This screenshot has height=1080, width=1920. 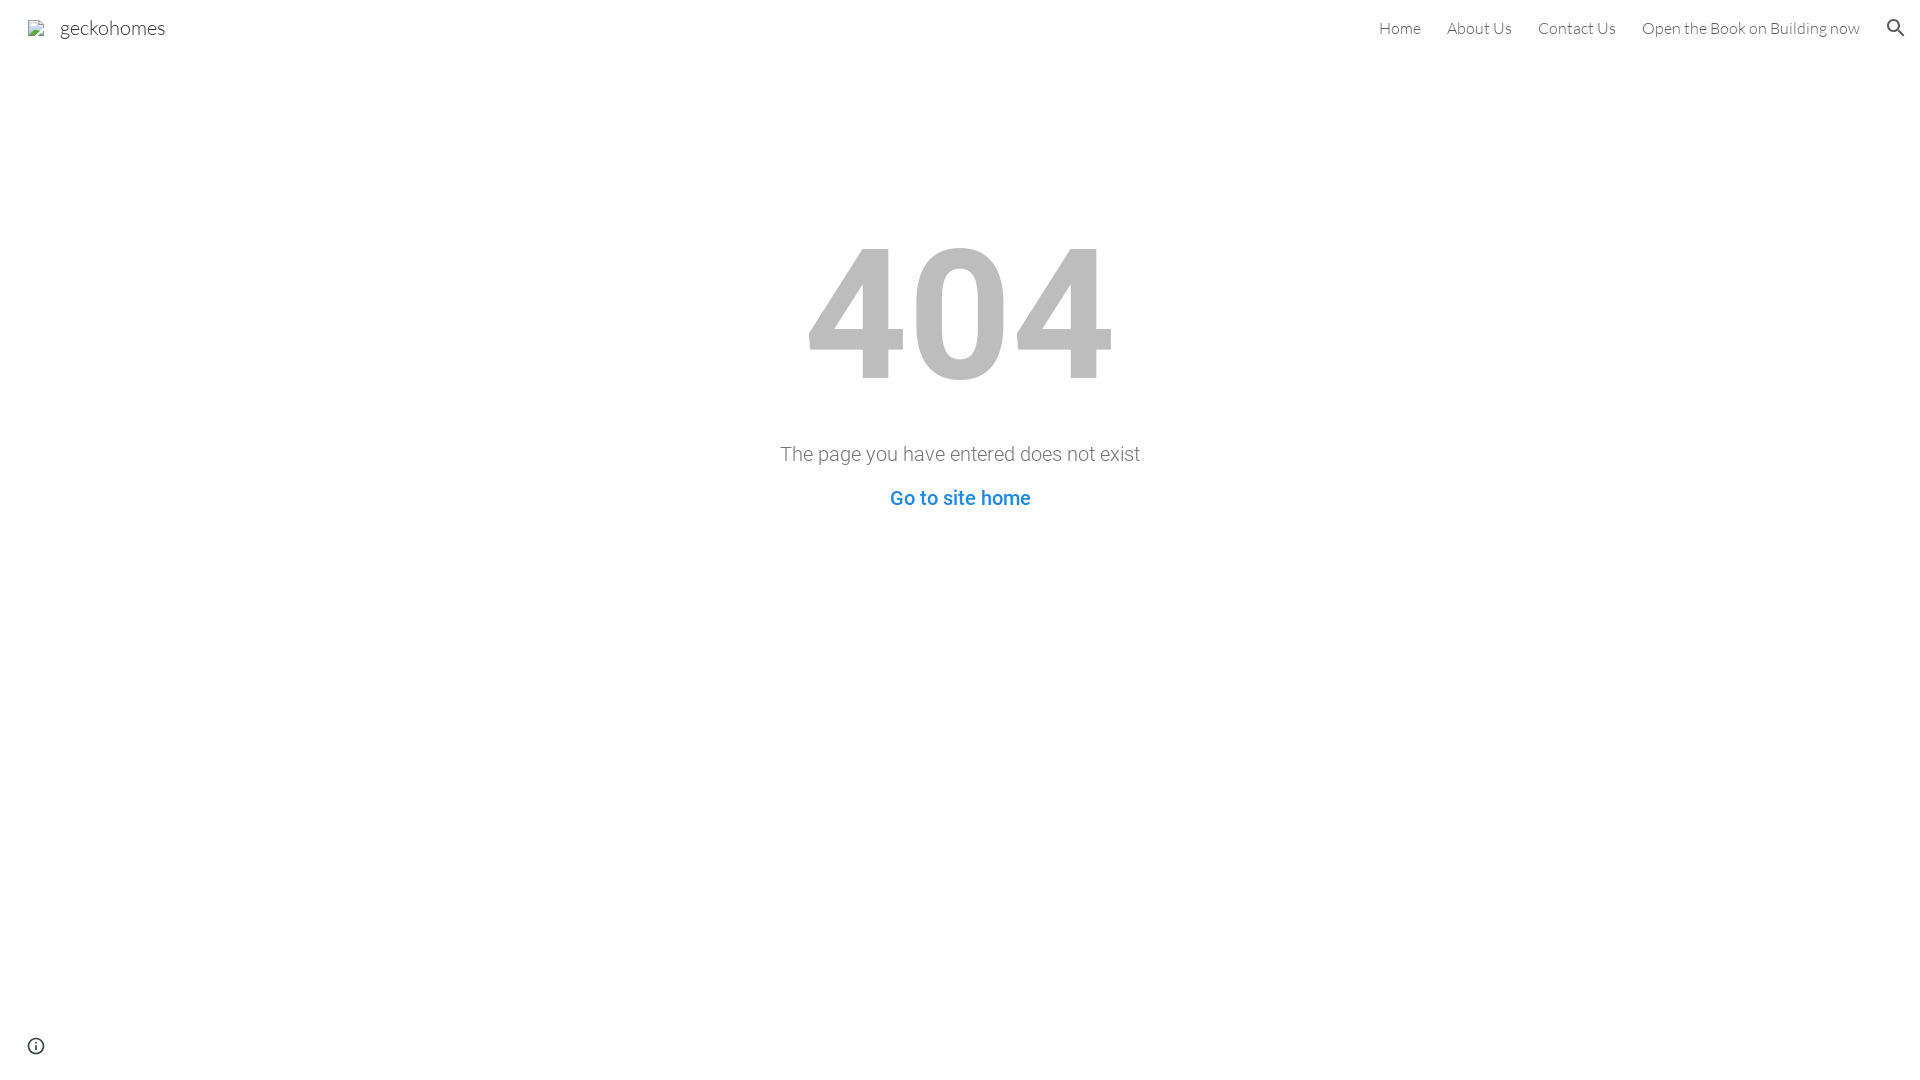 I want to click on 'Go to site home', so click(x=960, y=496).